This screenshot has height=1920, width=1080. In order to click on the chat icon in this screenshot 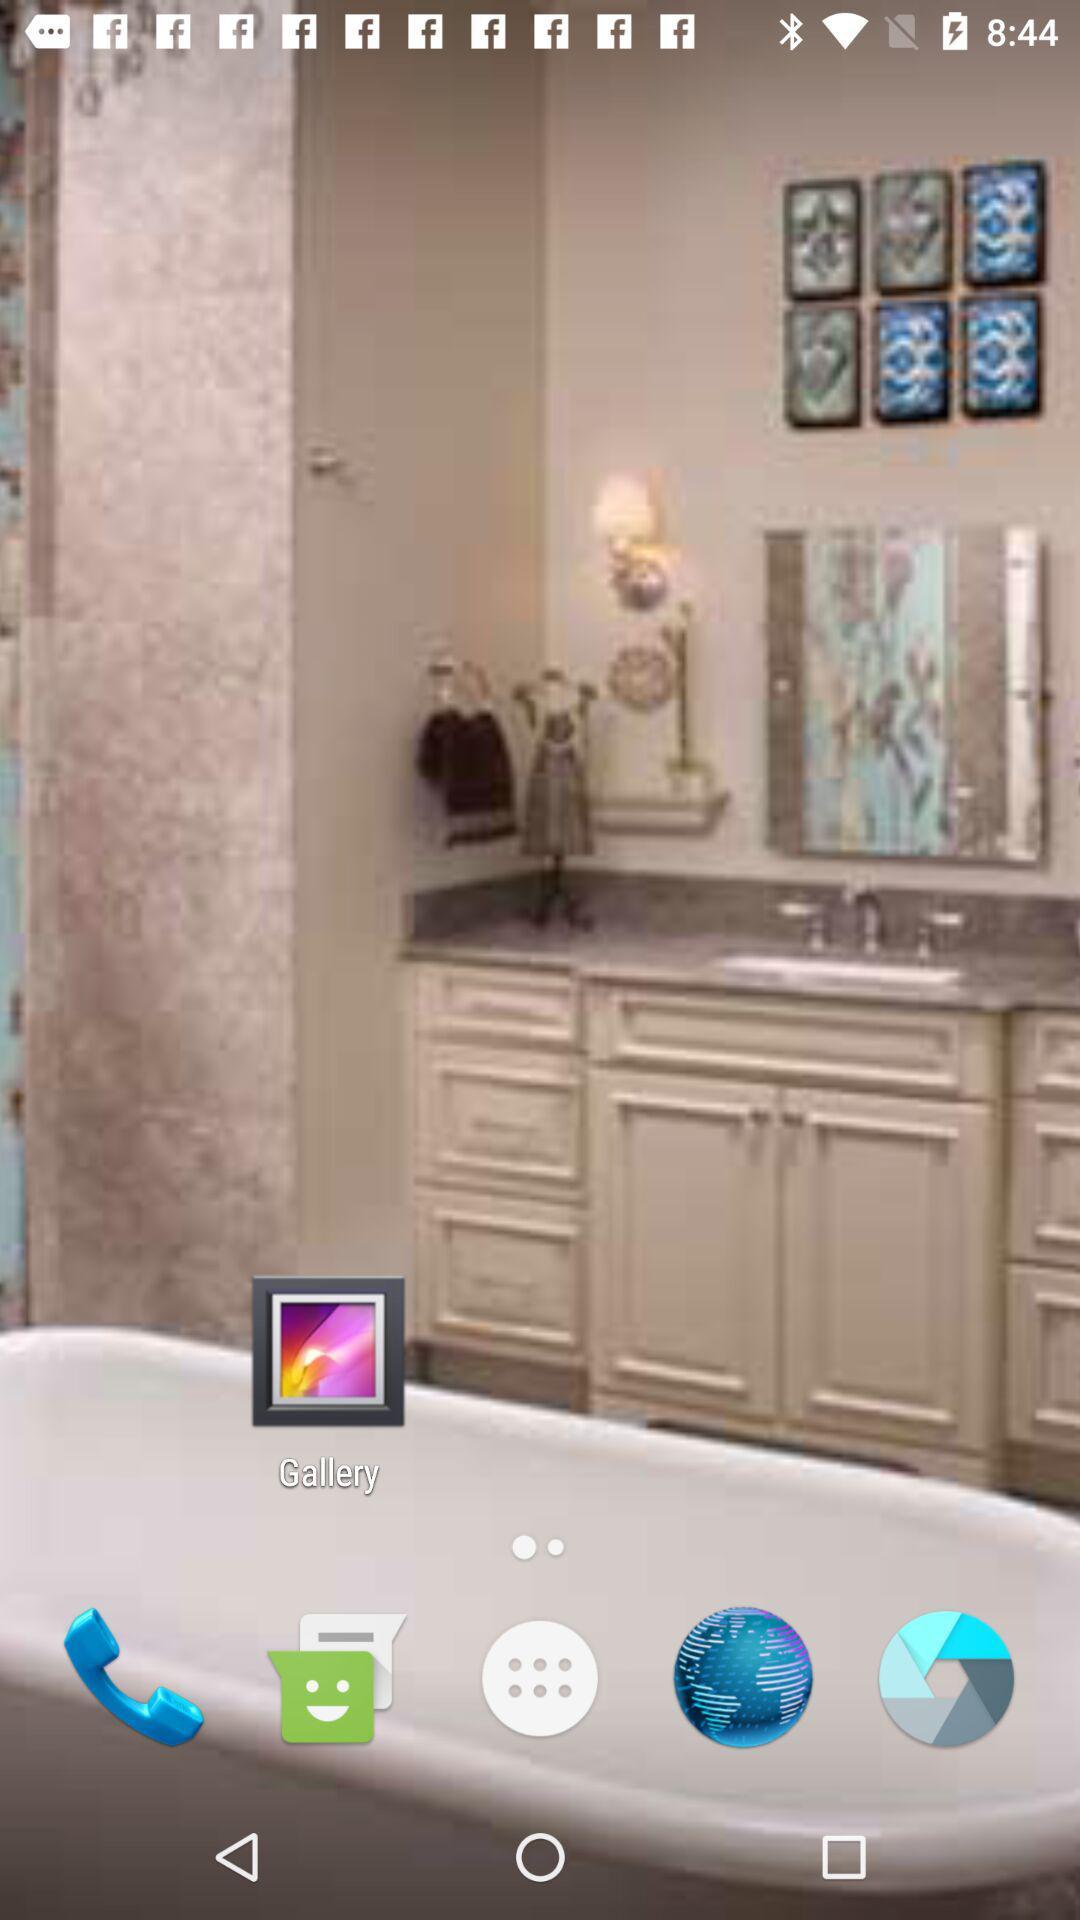, I will do `click(334, 1668)`.